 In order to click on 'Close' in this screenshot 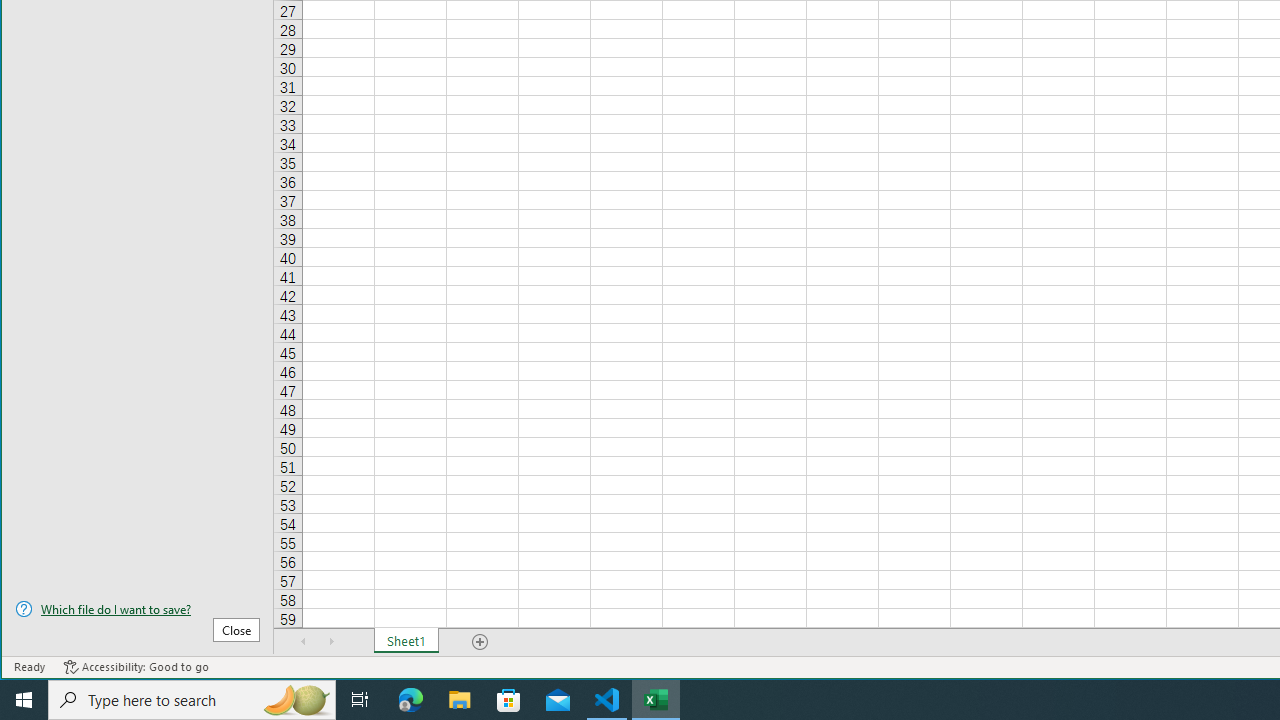, I will do `click(236, 630)`.